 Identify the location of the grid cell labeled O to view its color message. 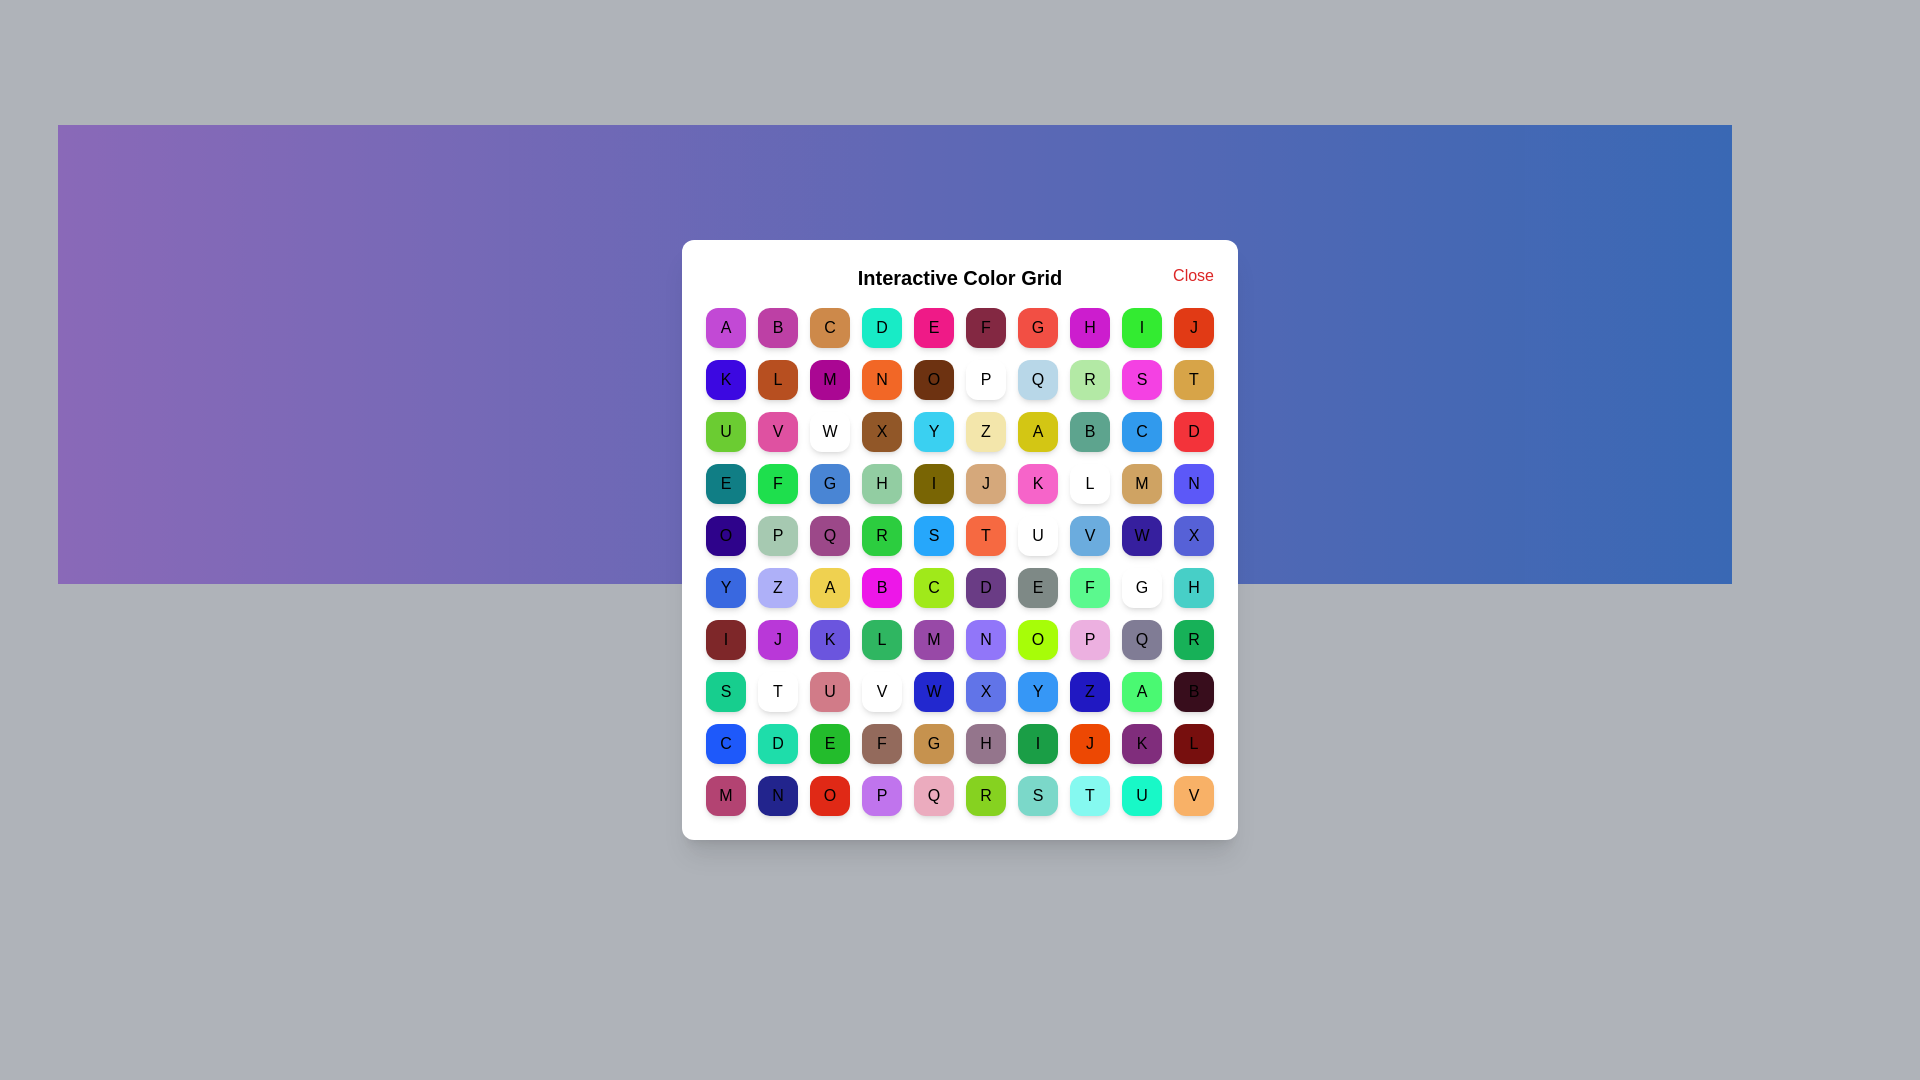
(933, 380).